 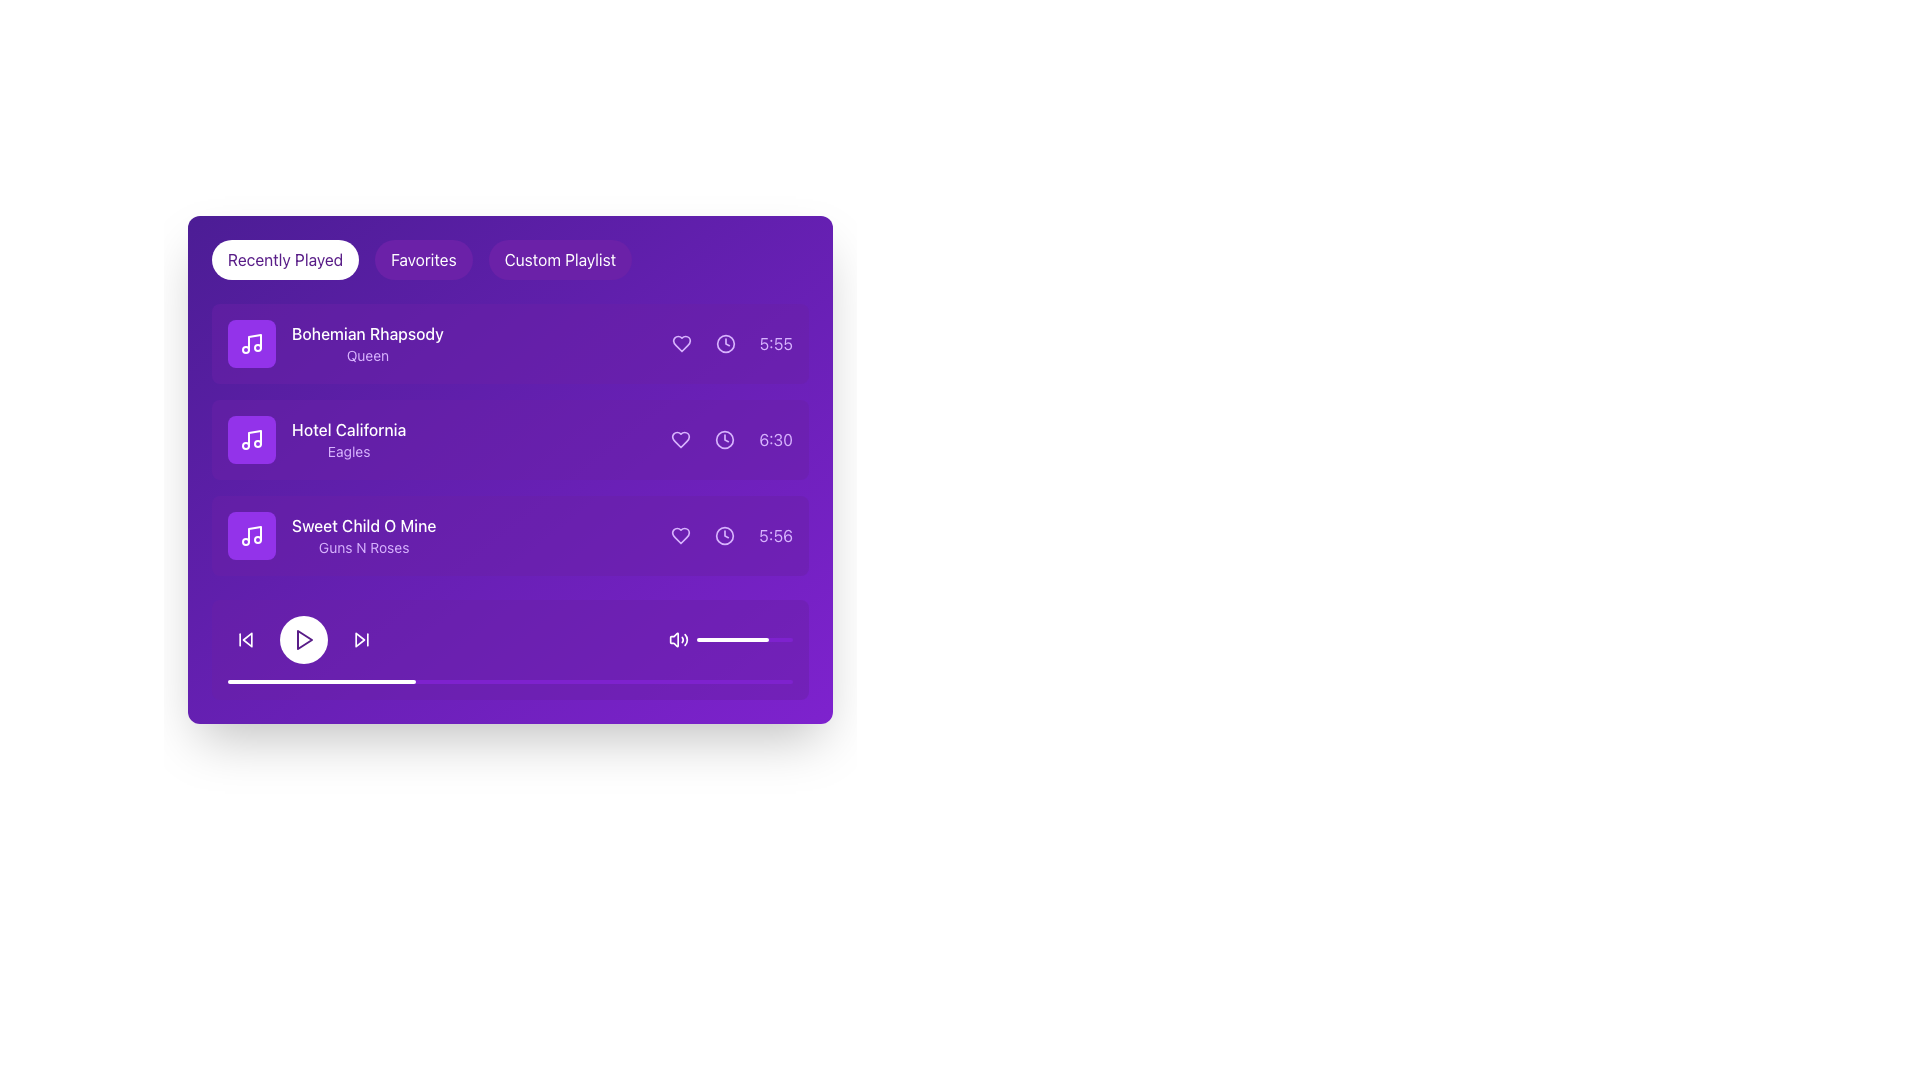 I want to click on the triangular Skip Back icon located in the media control interface, positioned towards the bottom-left corner, to the left of the play button, so click(x=246, y=640).